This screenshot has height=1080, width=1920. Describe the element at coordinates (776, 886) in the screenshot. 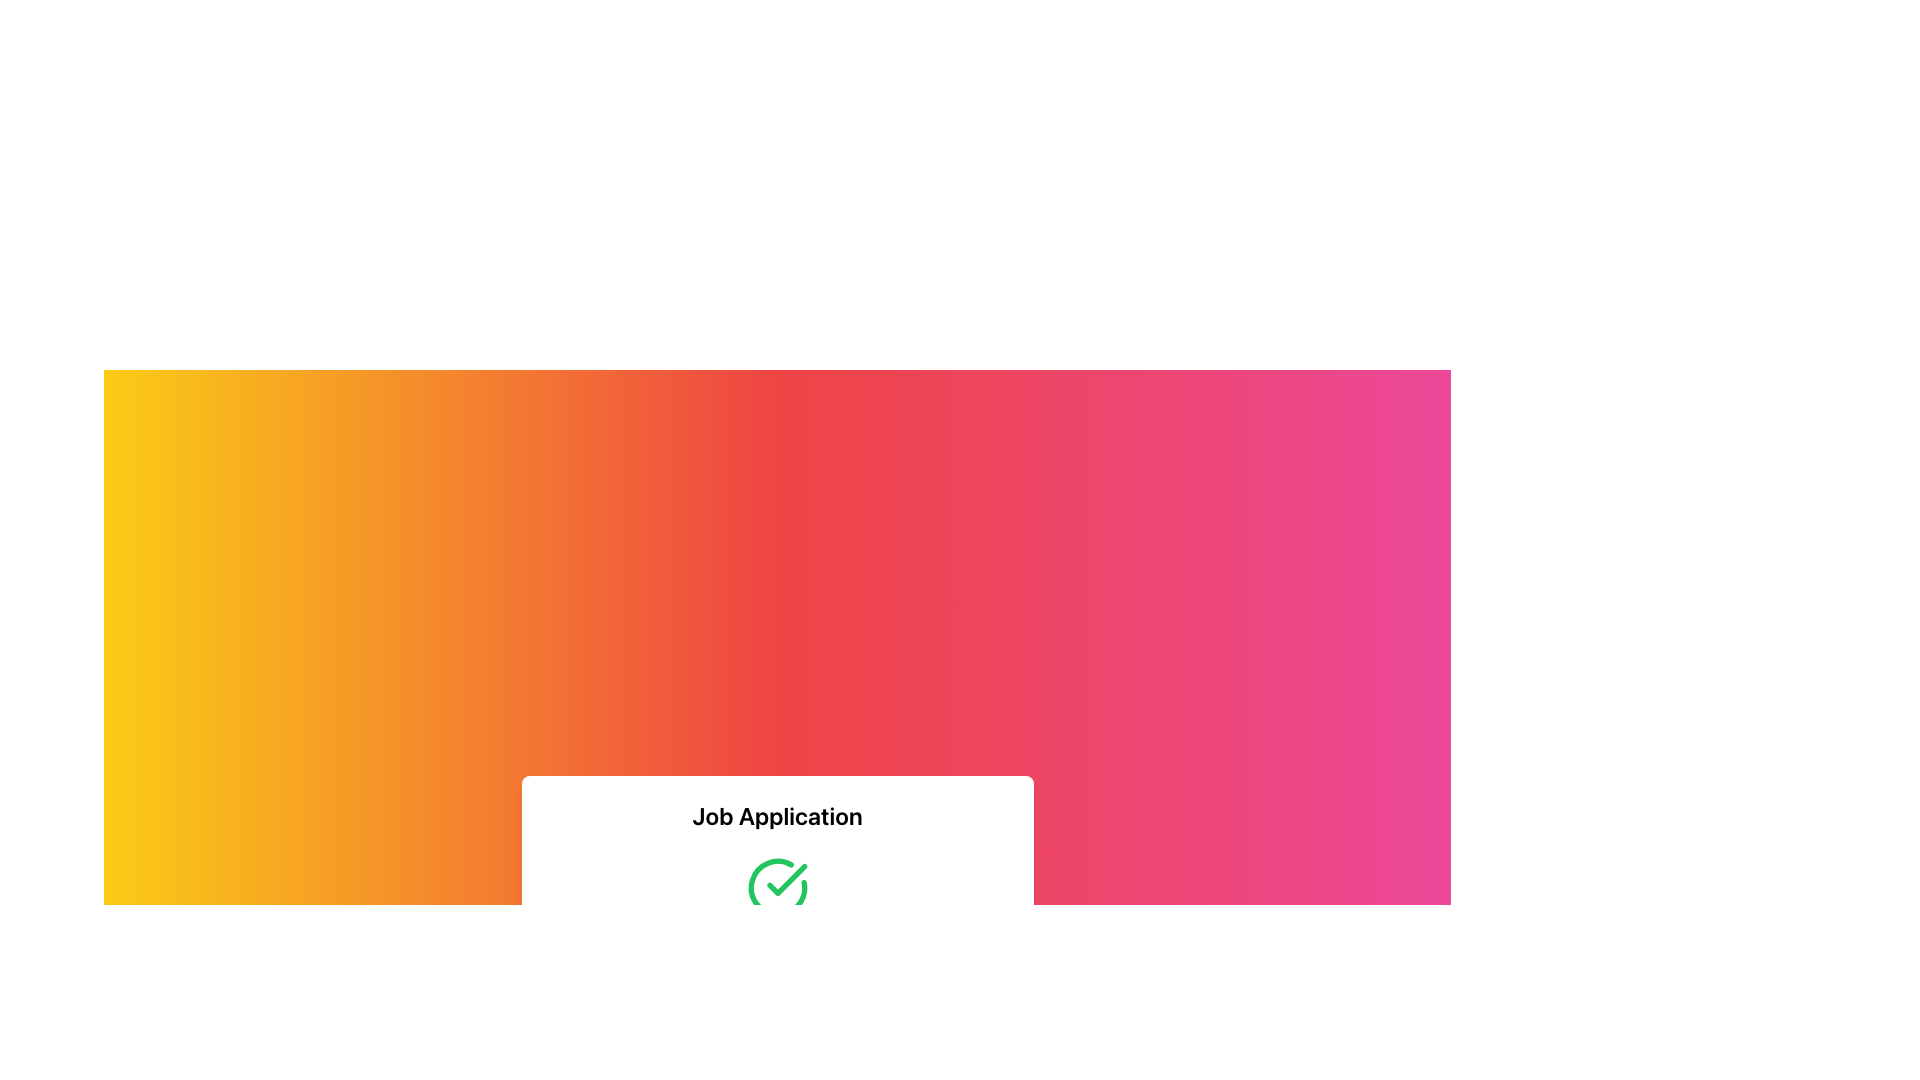

I see `the circular icon with a green checkmark inside it, which is located in the white area below the 'Job Application' text and centered in the gradient background` at that location.